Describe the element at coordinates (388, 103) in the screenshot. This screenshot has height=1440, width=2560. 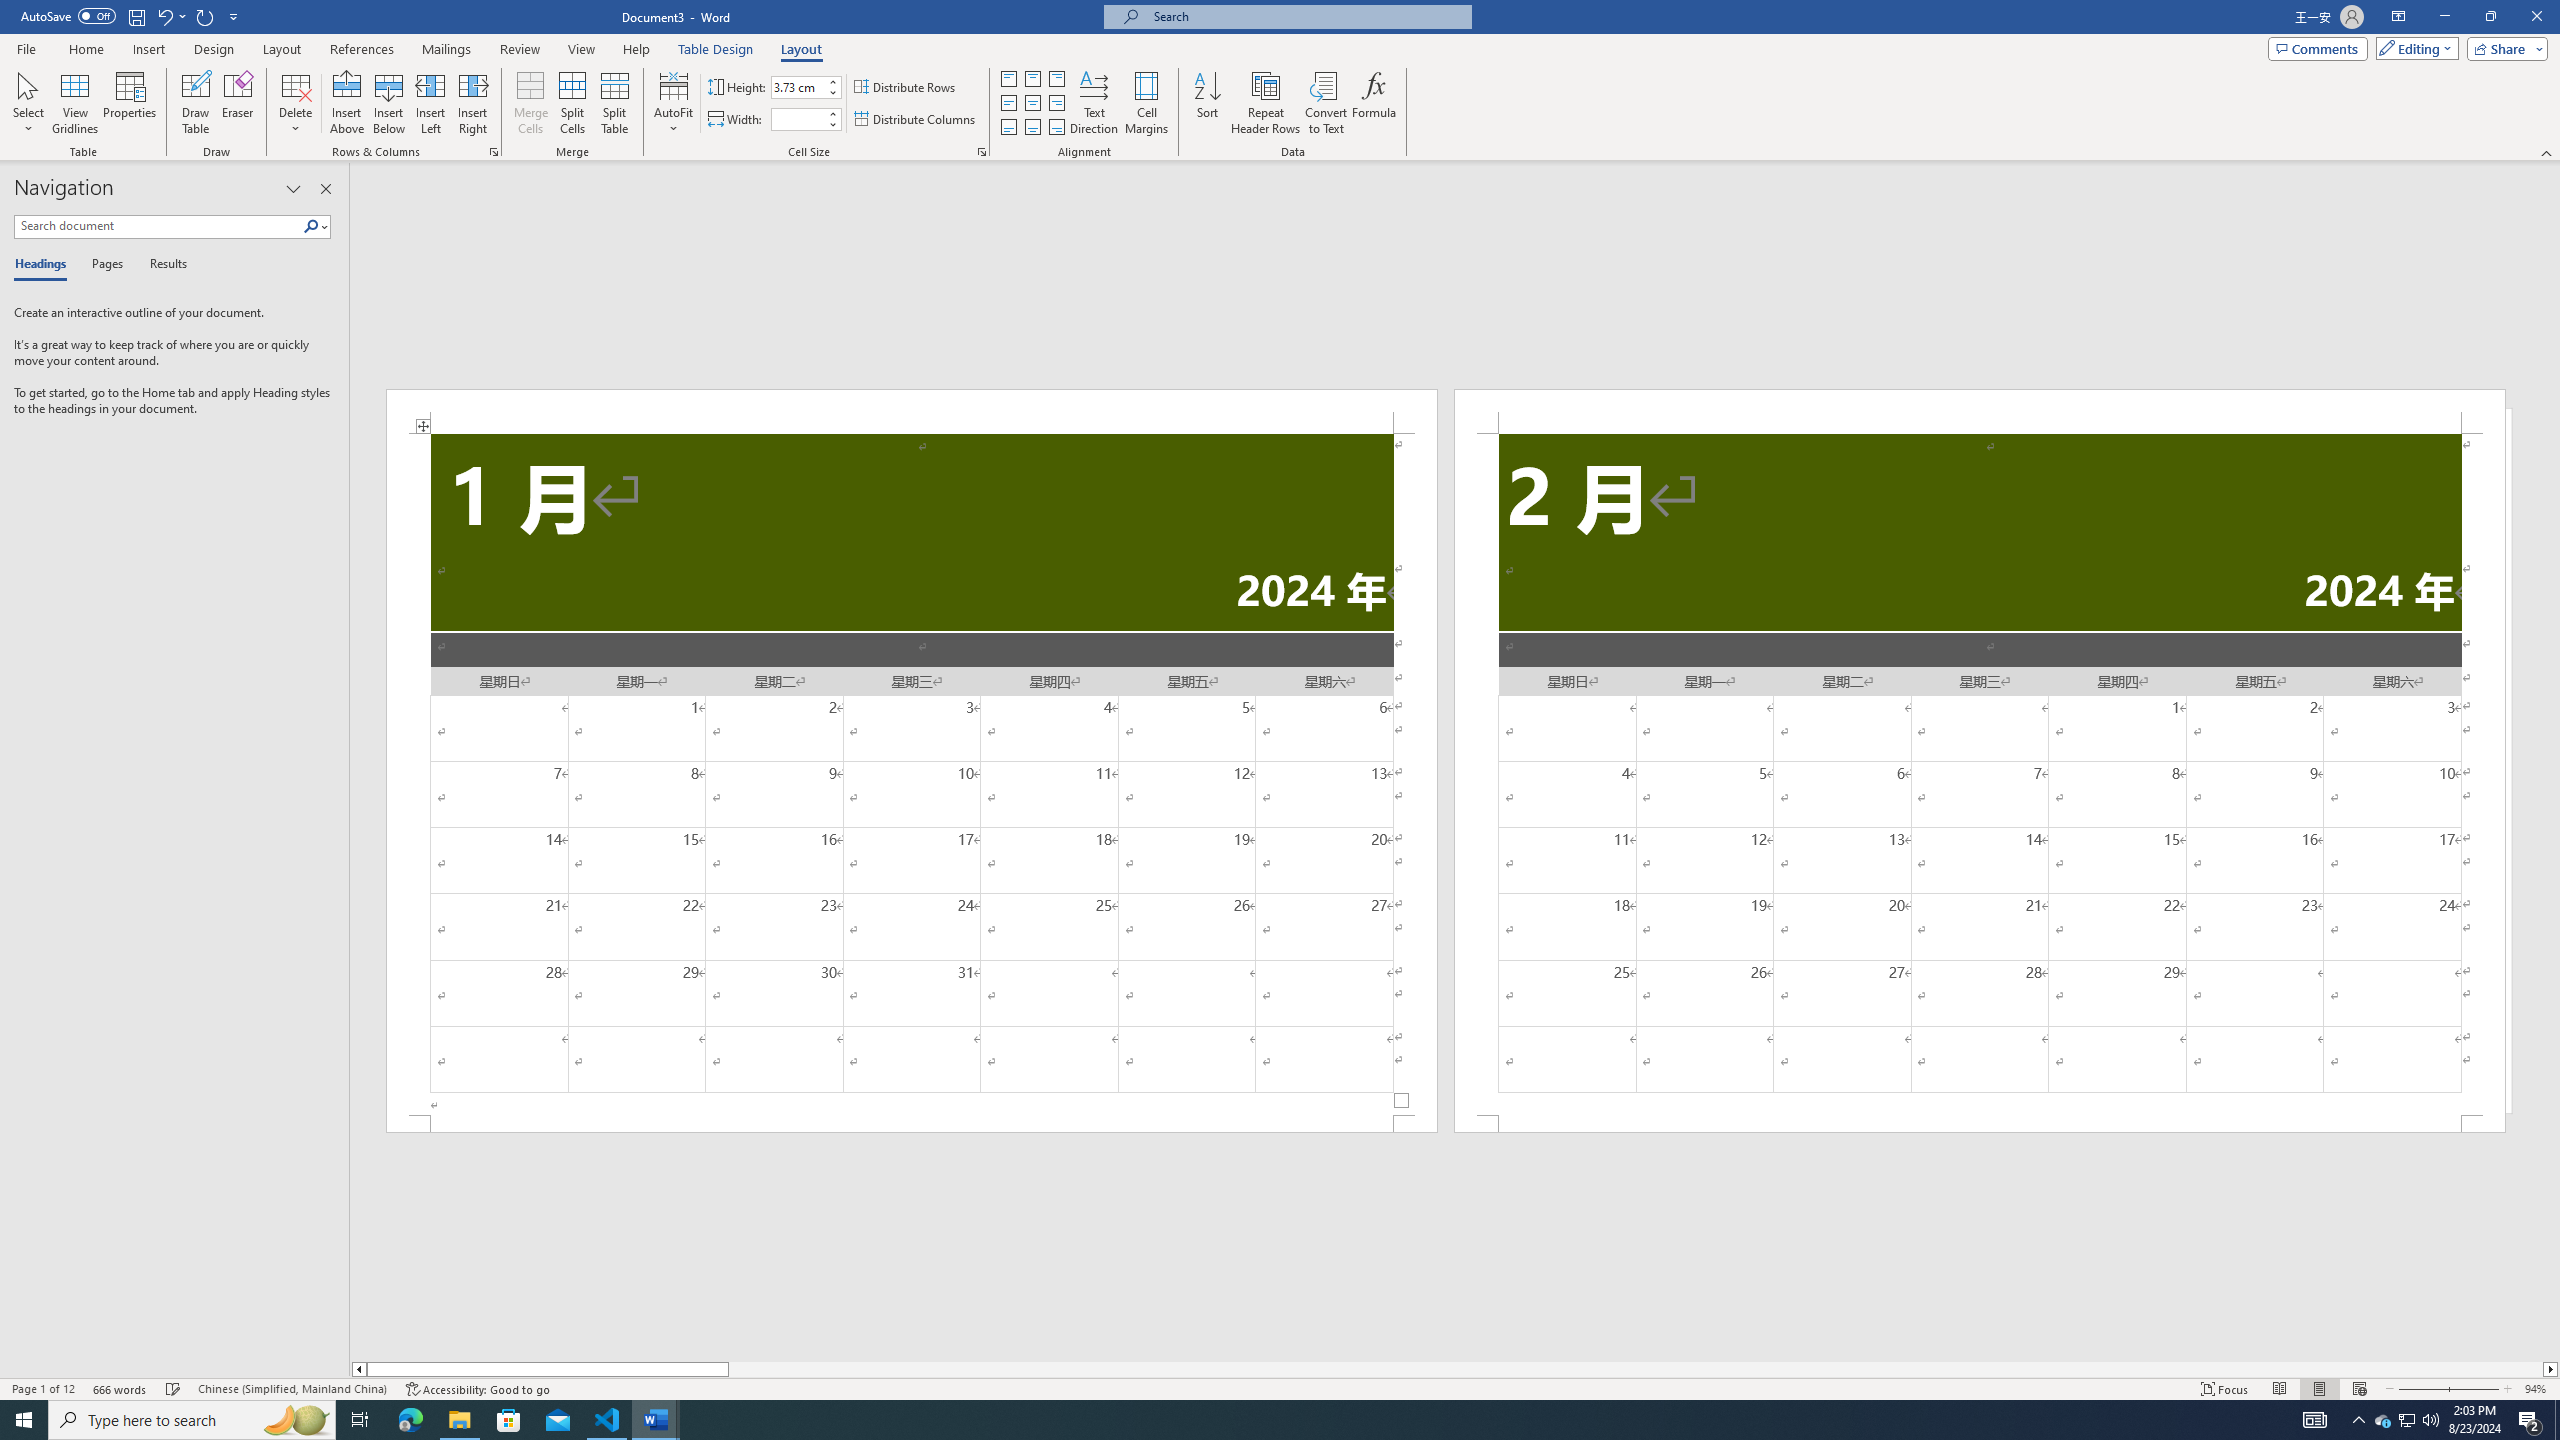
I see `'Insert Below'` at that location.